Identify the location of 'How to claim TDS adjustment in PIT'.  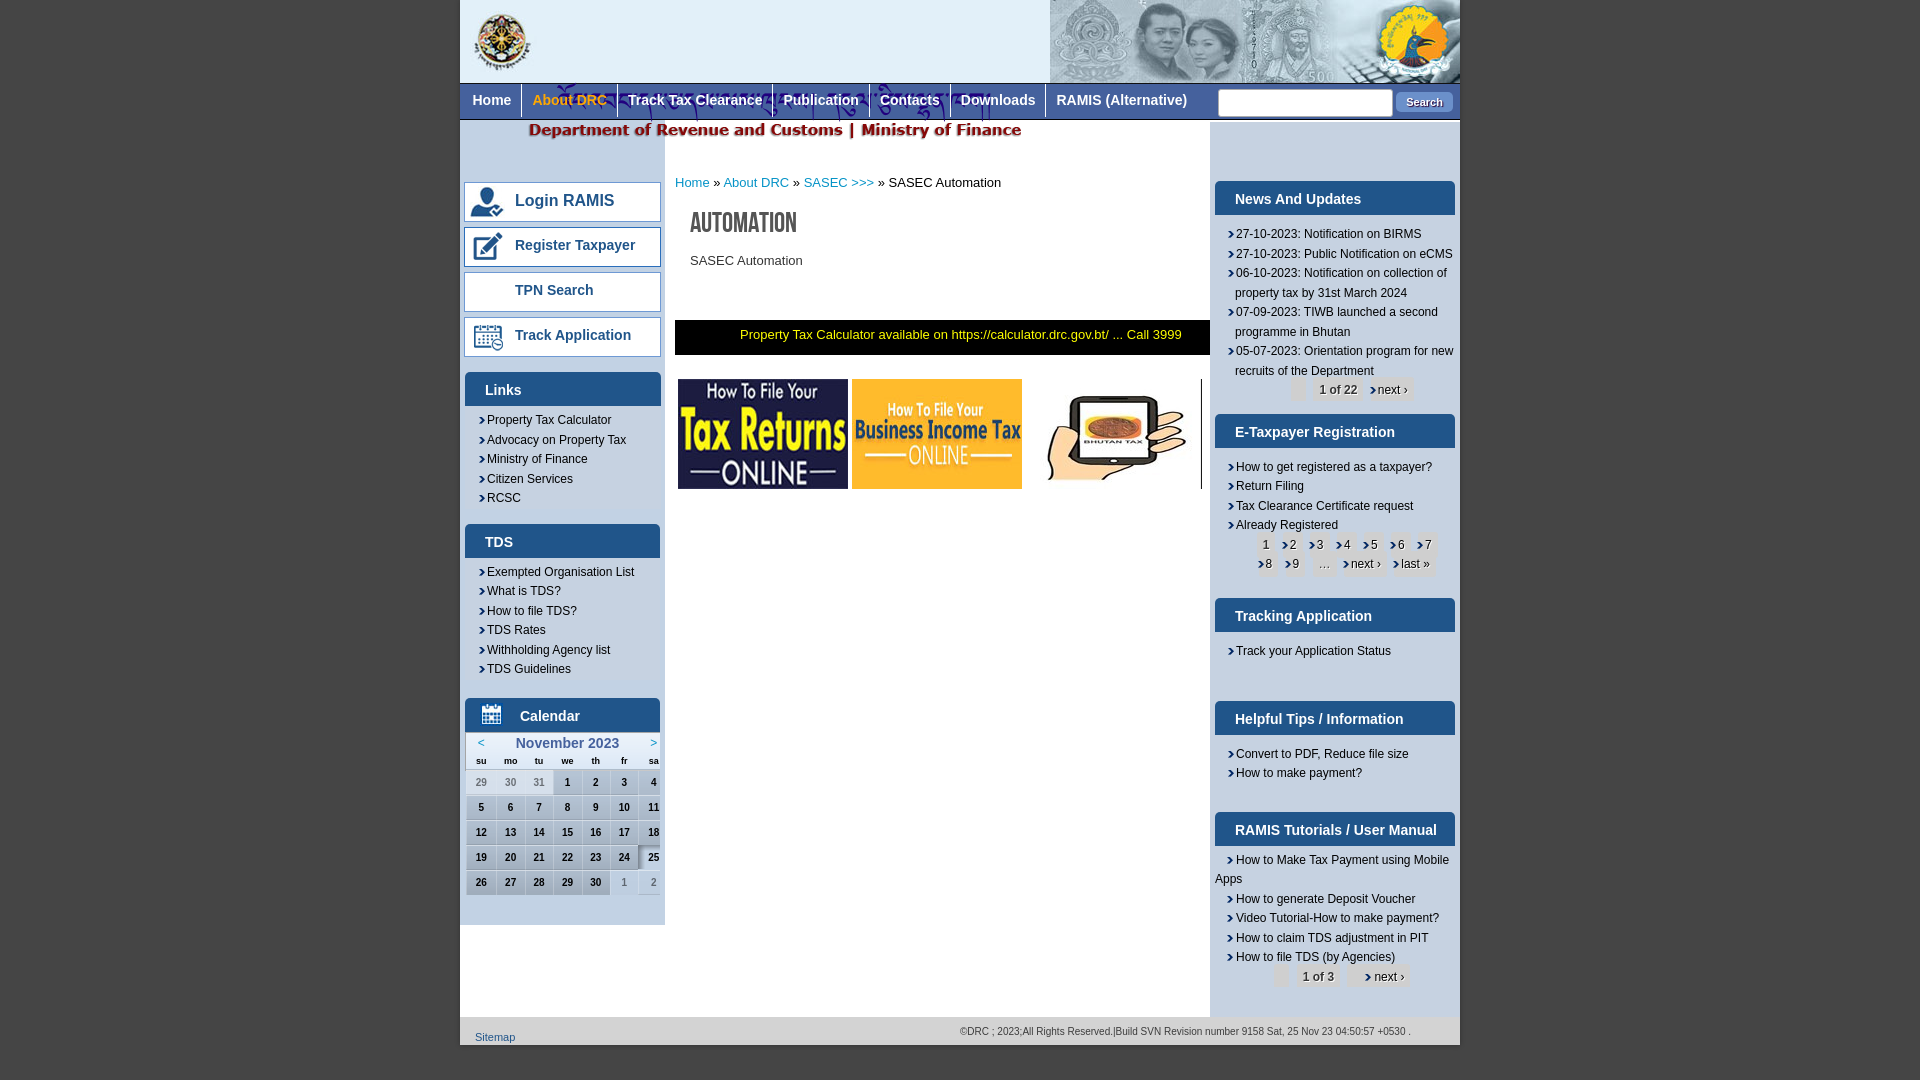
(1321, 937).